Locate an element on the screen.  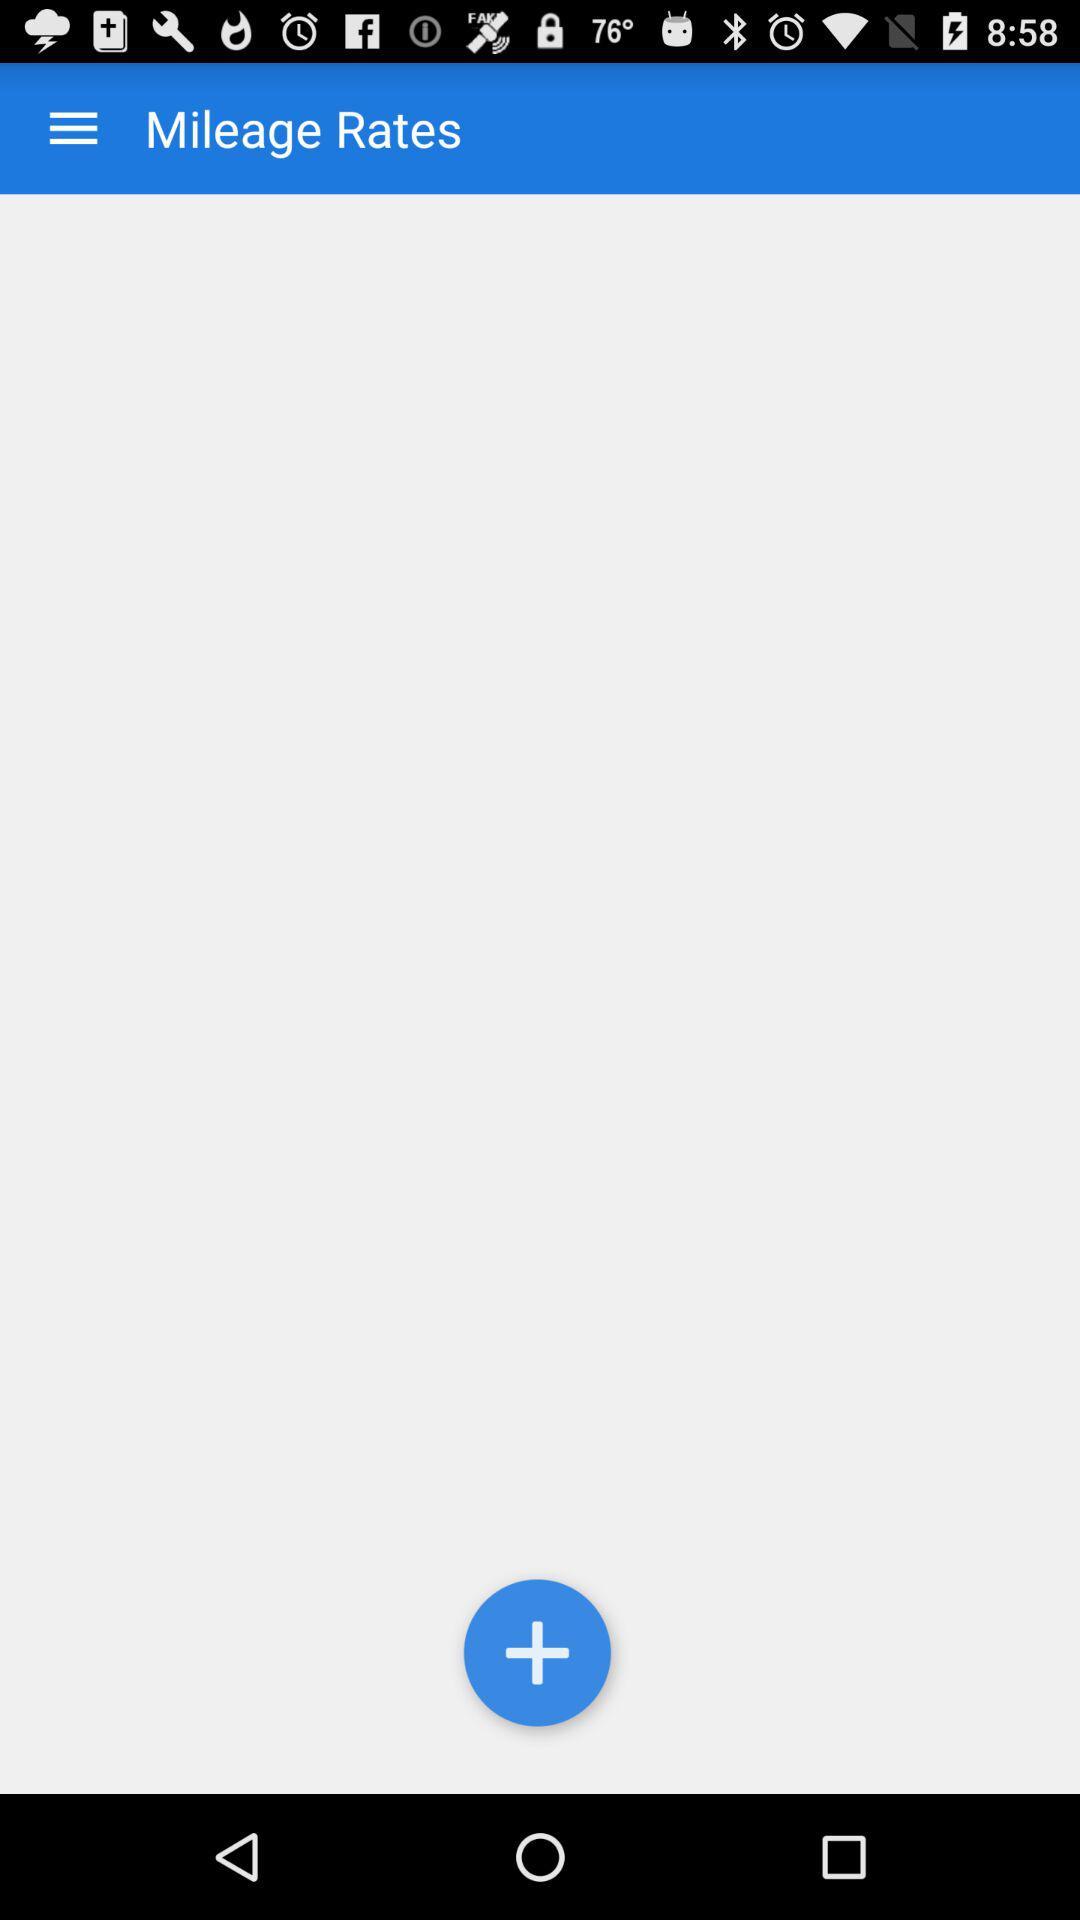
the mileage rates icon is located at coordinates (283, 127).